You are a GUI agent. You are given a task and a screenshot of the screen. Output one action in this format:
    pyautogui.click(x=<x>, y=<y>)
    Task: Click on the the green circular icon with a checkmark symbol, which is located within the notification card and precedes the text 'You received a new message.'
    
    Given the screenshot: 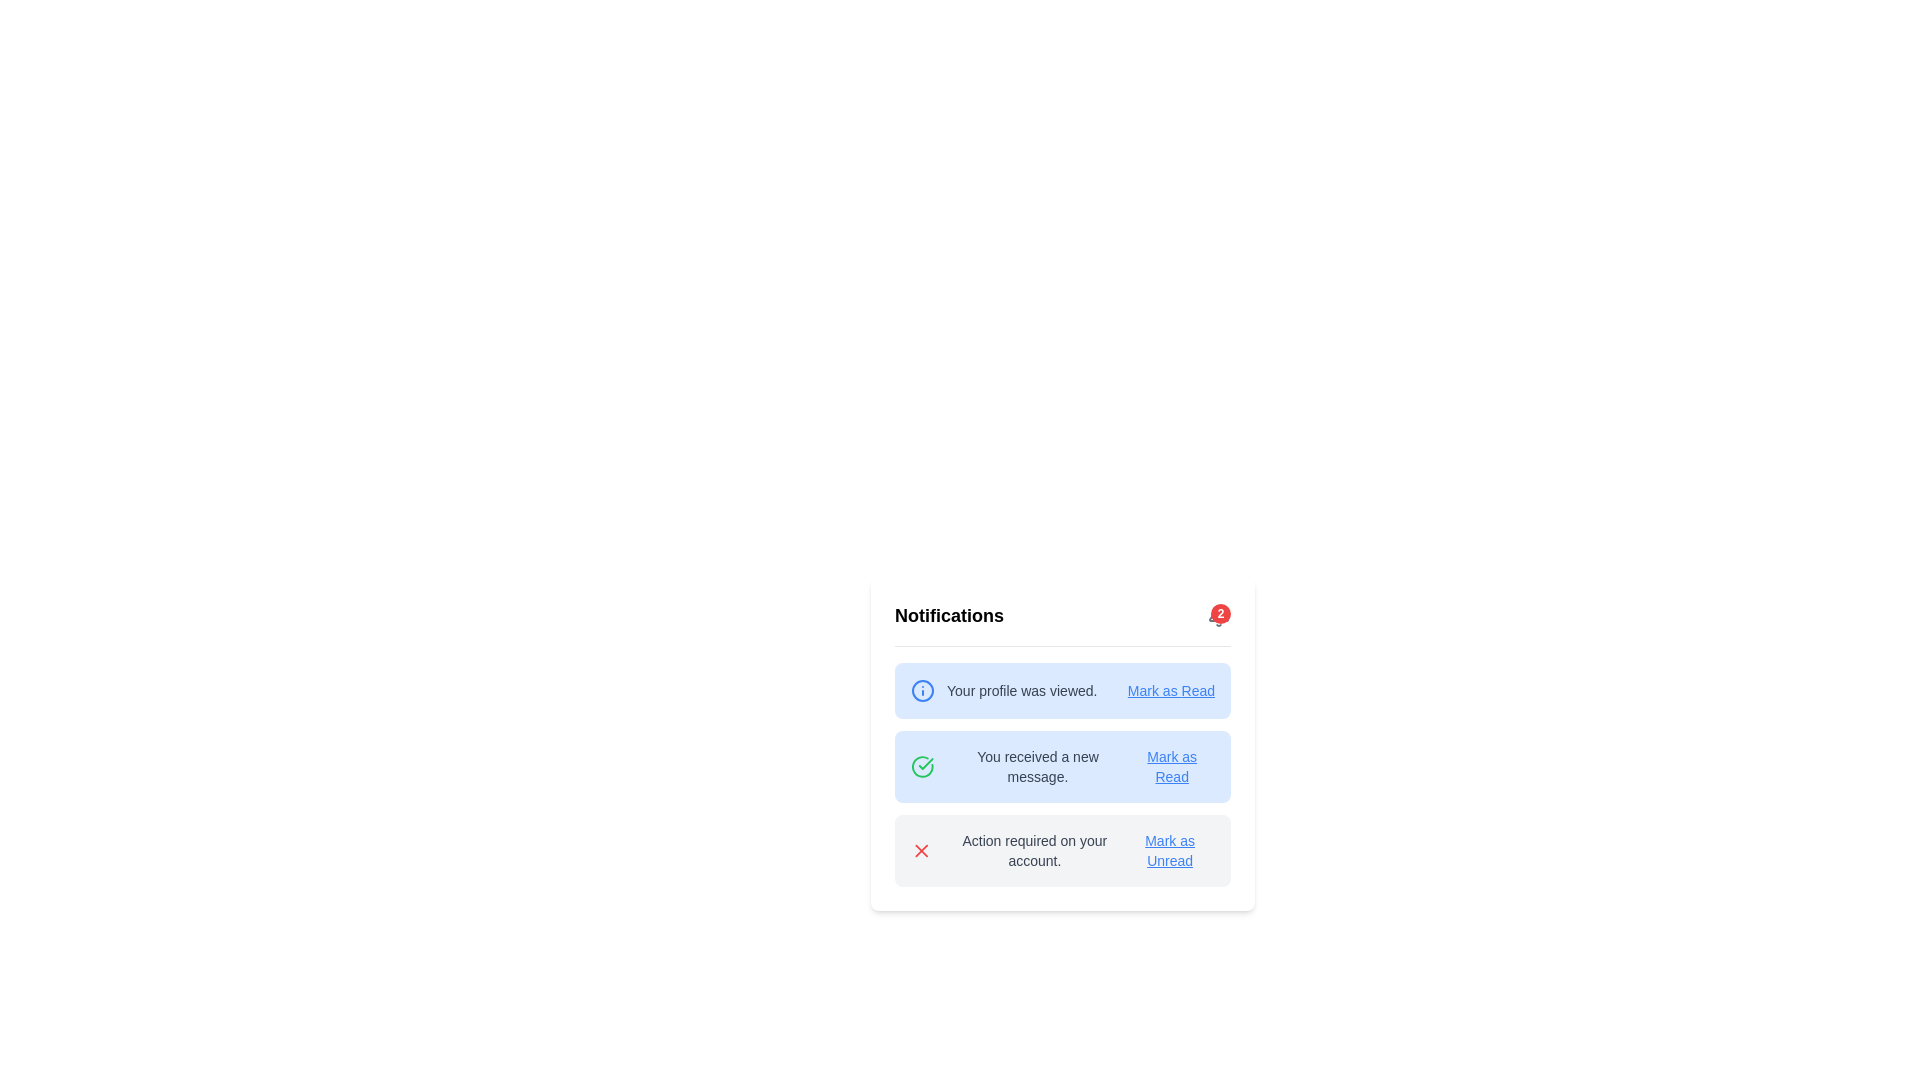 What is the action you would take?
    pyautogui.click(x=921, y=766)
    